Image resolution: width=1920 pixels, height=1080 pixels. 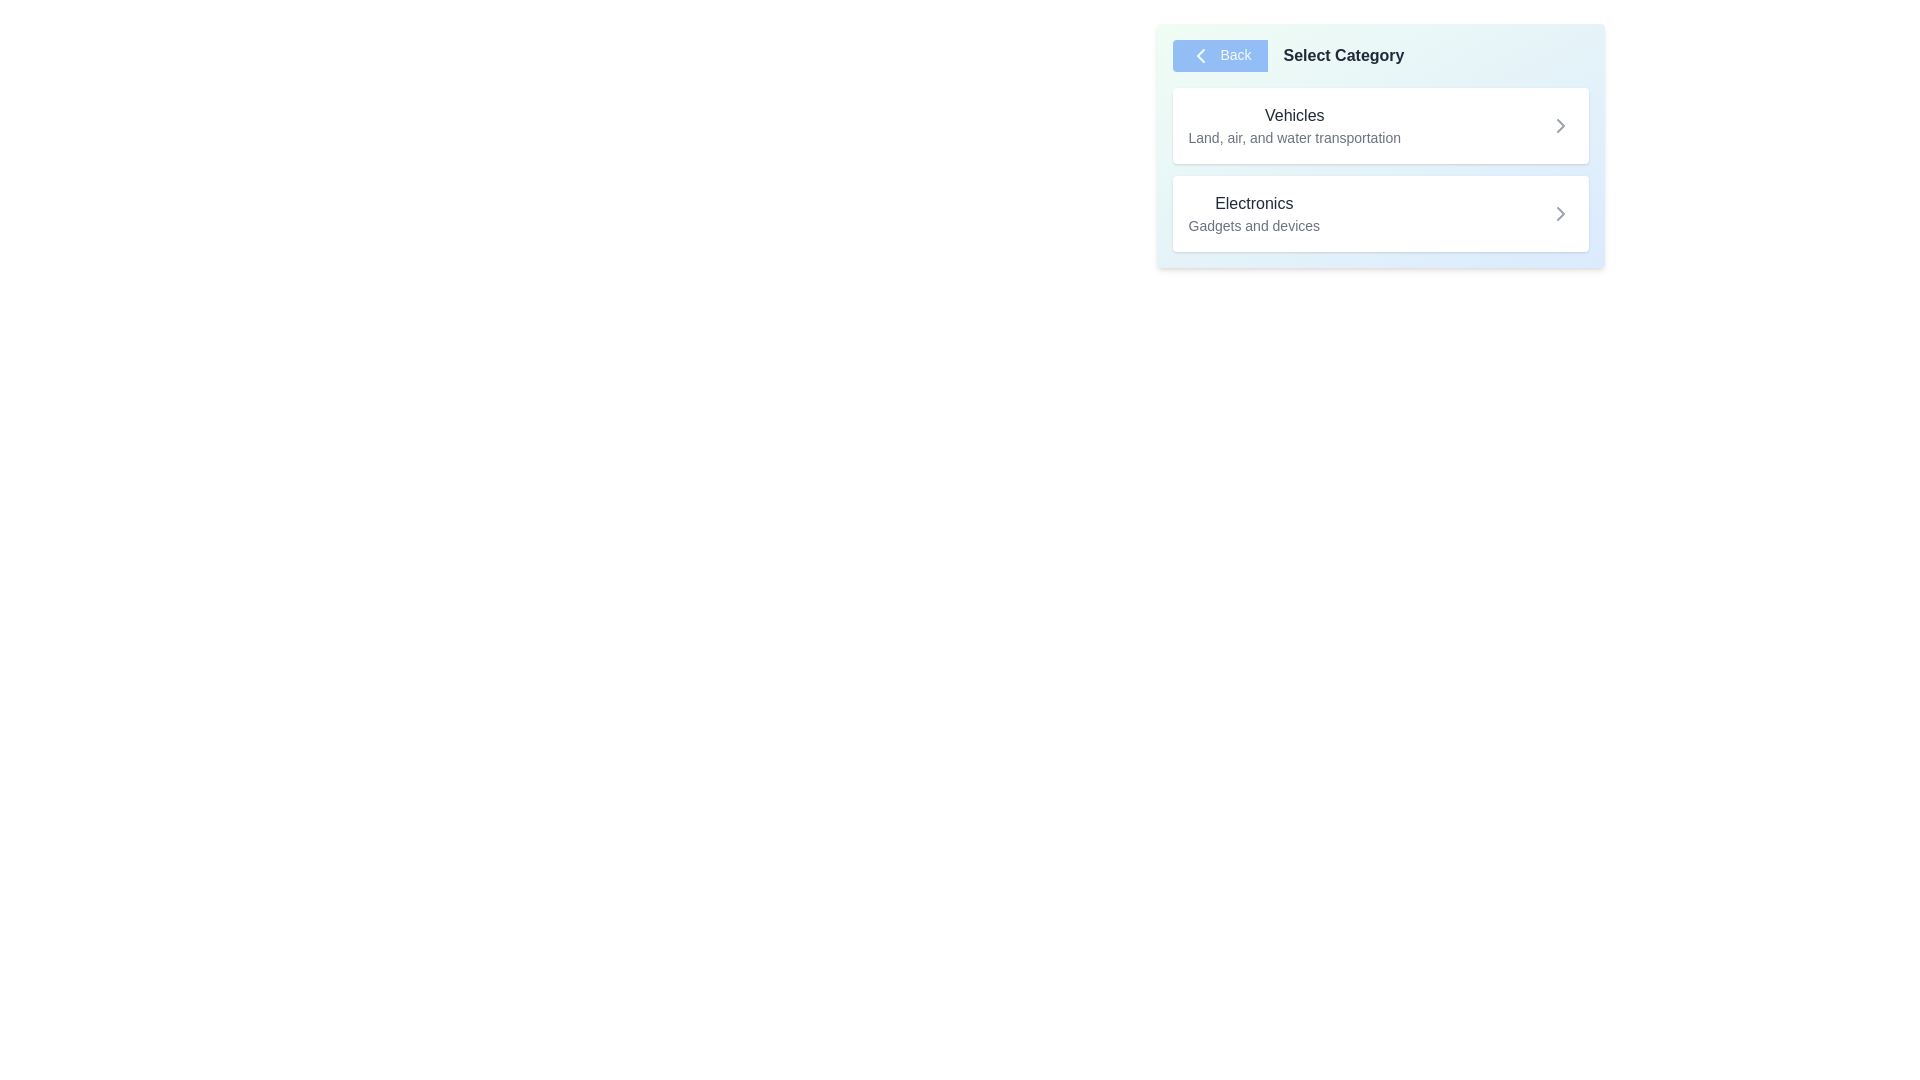 I want to click on the navigational icon located on the right edge of the 'Vehicles' list item, so click(x=1559, y=126).